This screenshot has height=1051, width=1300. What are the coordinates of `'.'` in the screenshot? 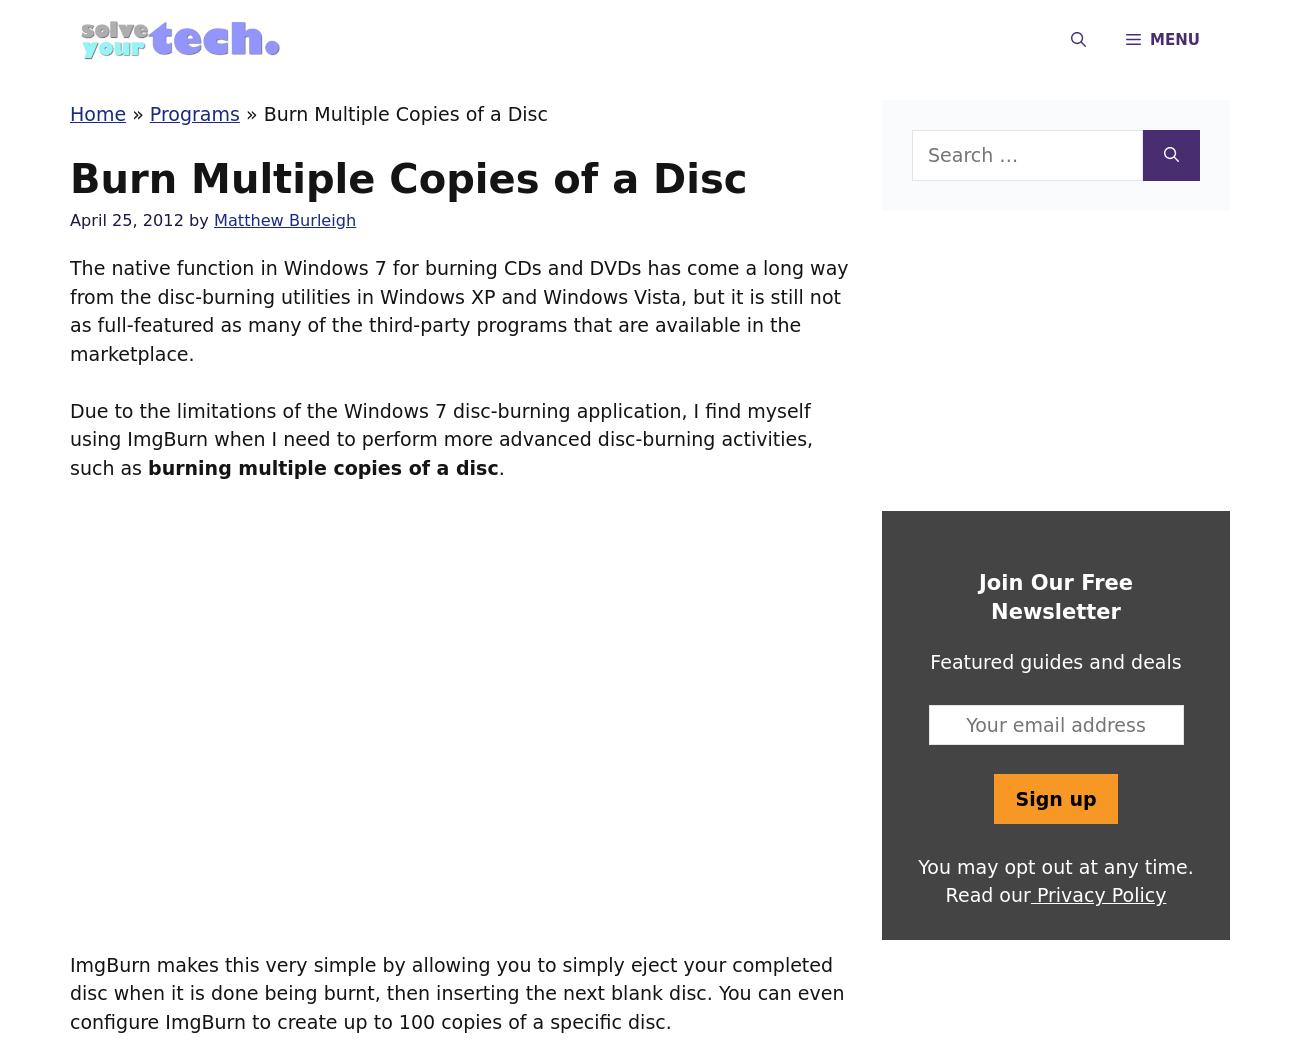 It's located at (498, 465).